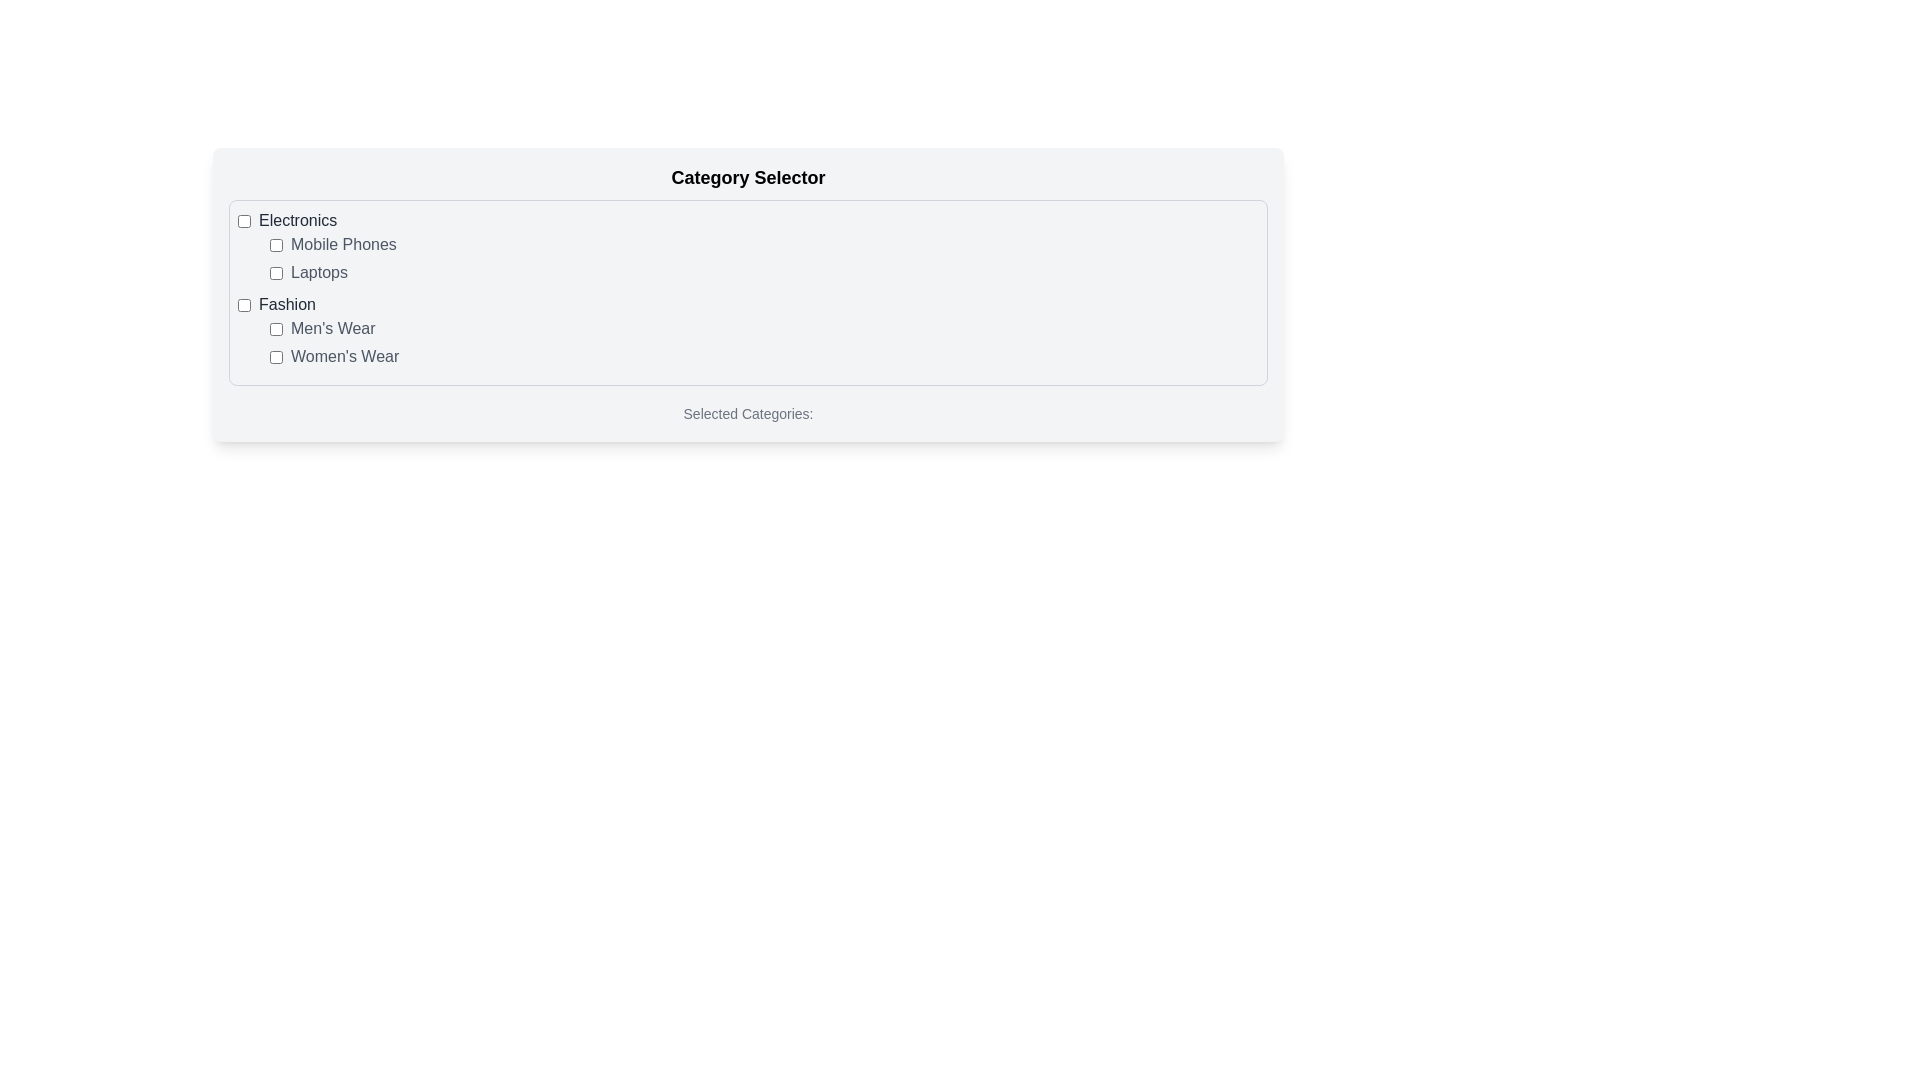 The image size is (1920, 1080). What do you see at coordinates (286, 304) in the screenshot?
I see `text label displaying 'Fashion', which is gray and legible, located under the category 'Fashion' next to a checkbox` at bounding box center [286, 304].